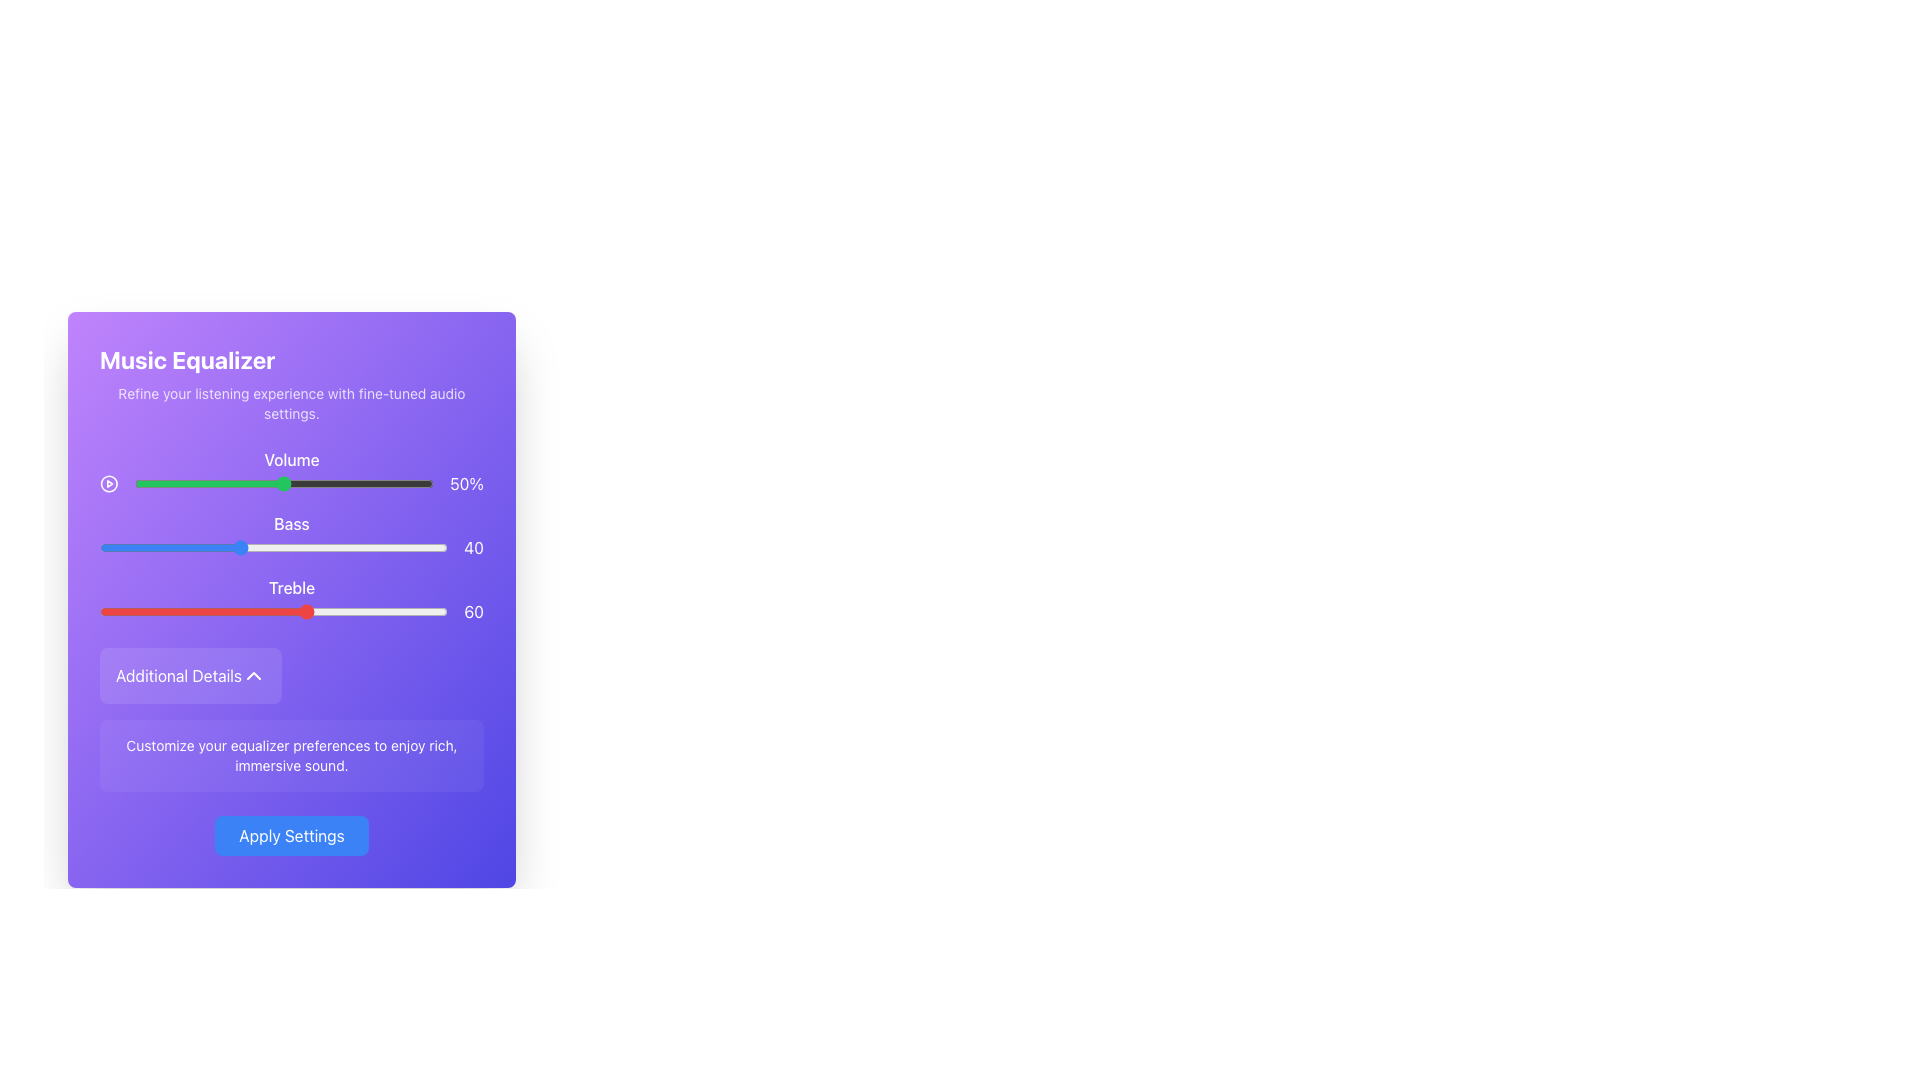 The image size is (1920, 1080). Describe the element at coordinates (190, 611) in the screenshot. I see `the Treble` at that location.